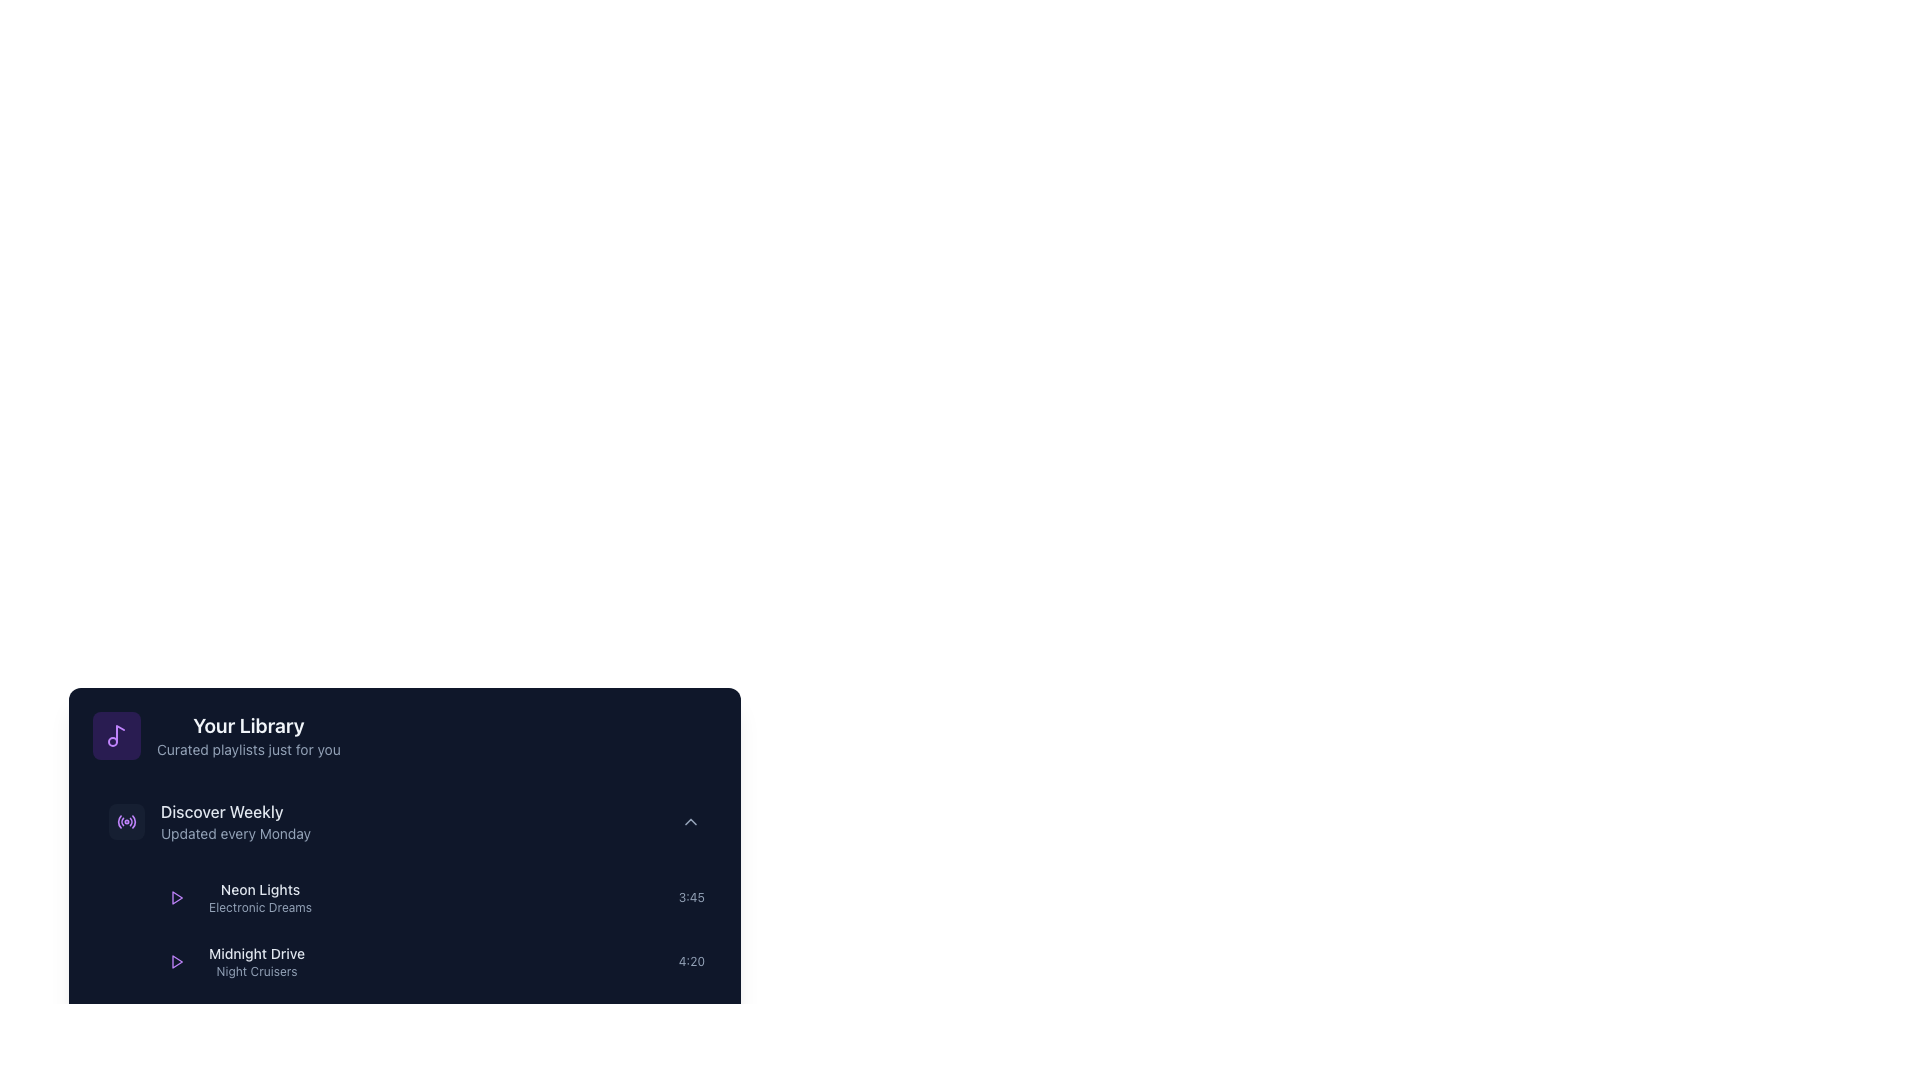 Image resolution: width=1920 pixels, height=1080 pixels. What do you see at coordinates (125, 821) in the screenshot?
I see `the center of the 'active' or 'radio' status icon located in the bottom-left corner of the interface under 'Your Library', next to 'Discover Weekly'` at bounding box center [125, 821].